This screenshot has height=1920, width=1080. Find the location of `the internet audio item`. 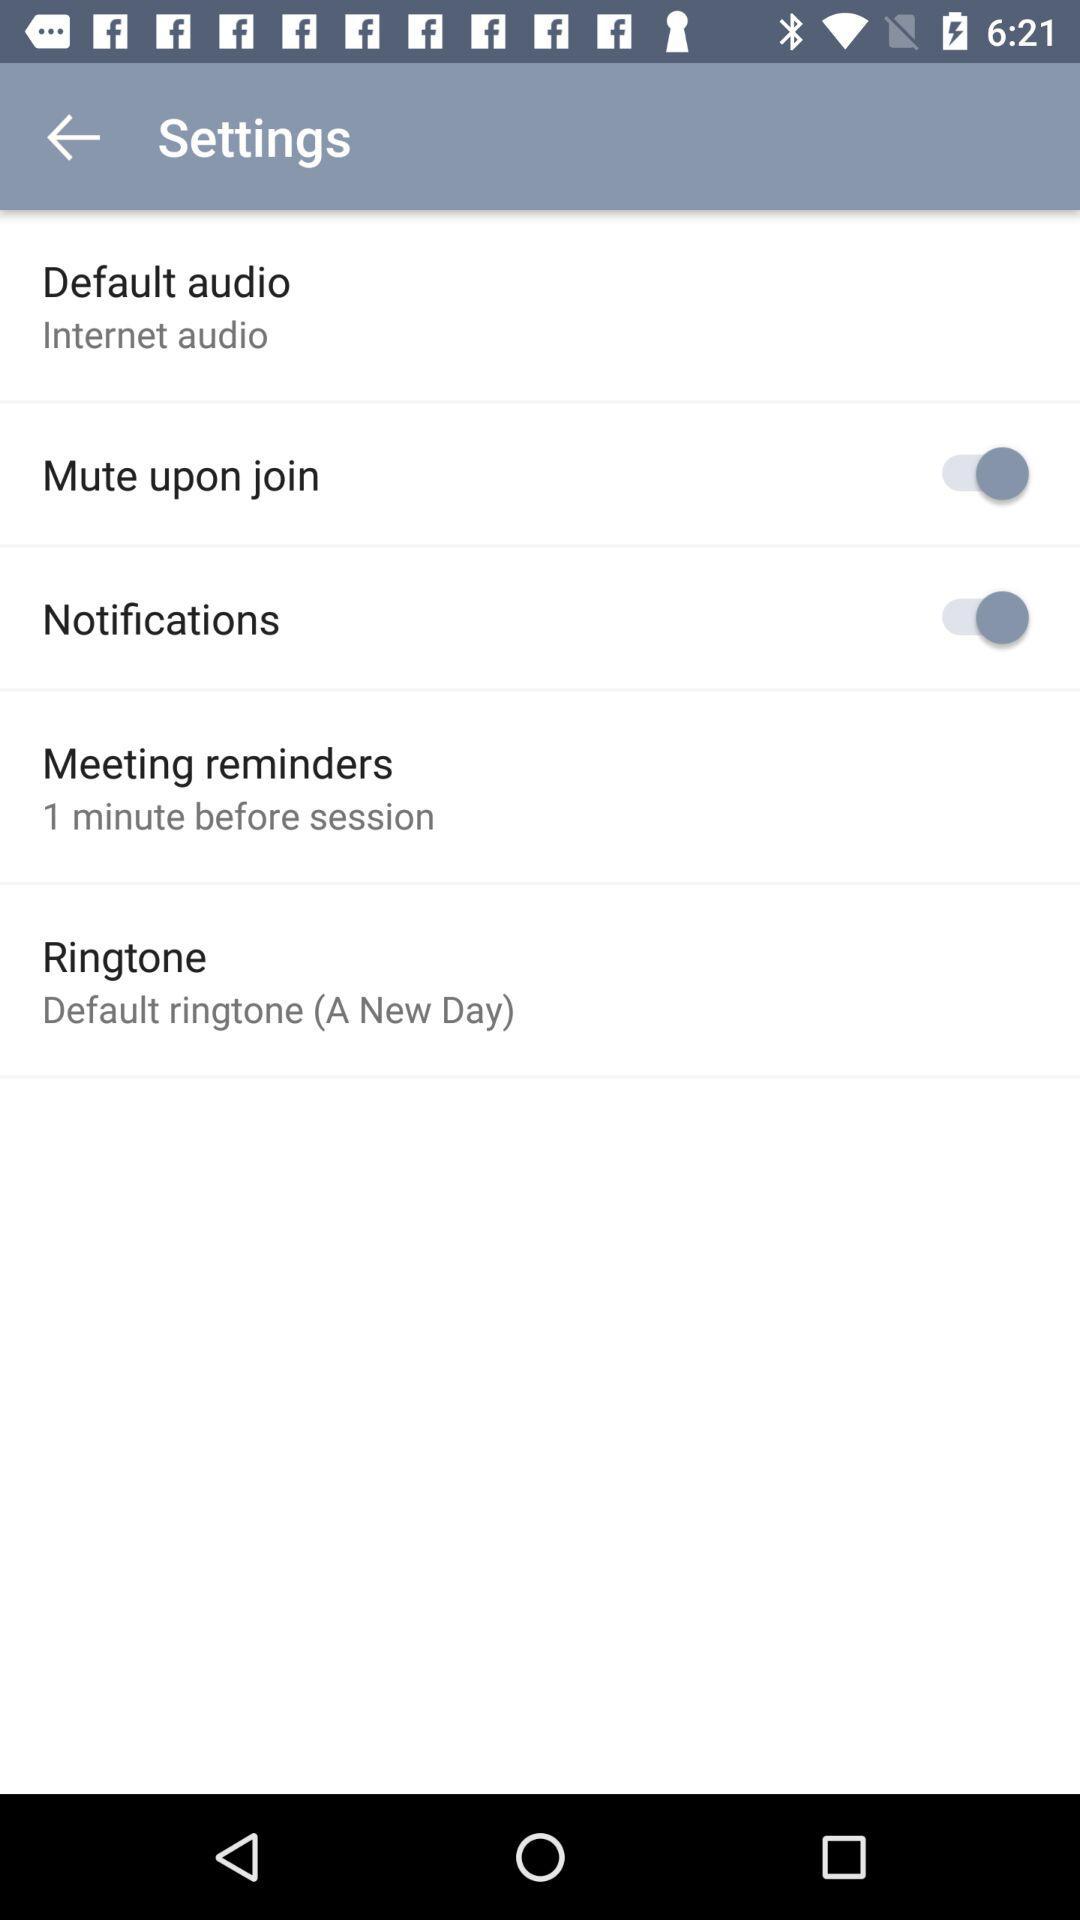

the internet audio item is located at coordinates (154, 333).